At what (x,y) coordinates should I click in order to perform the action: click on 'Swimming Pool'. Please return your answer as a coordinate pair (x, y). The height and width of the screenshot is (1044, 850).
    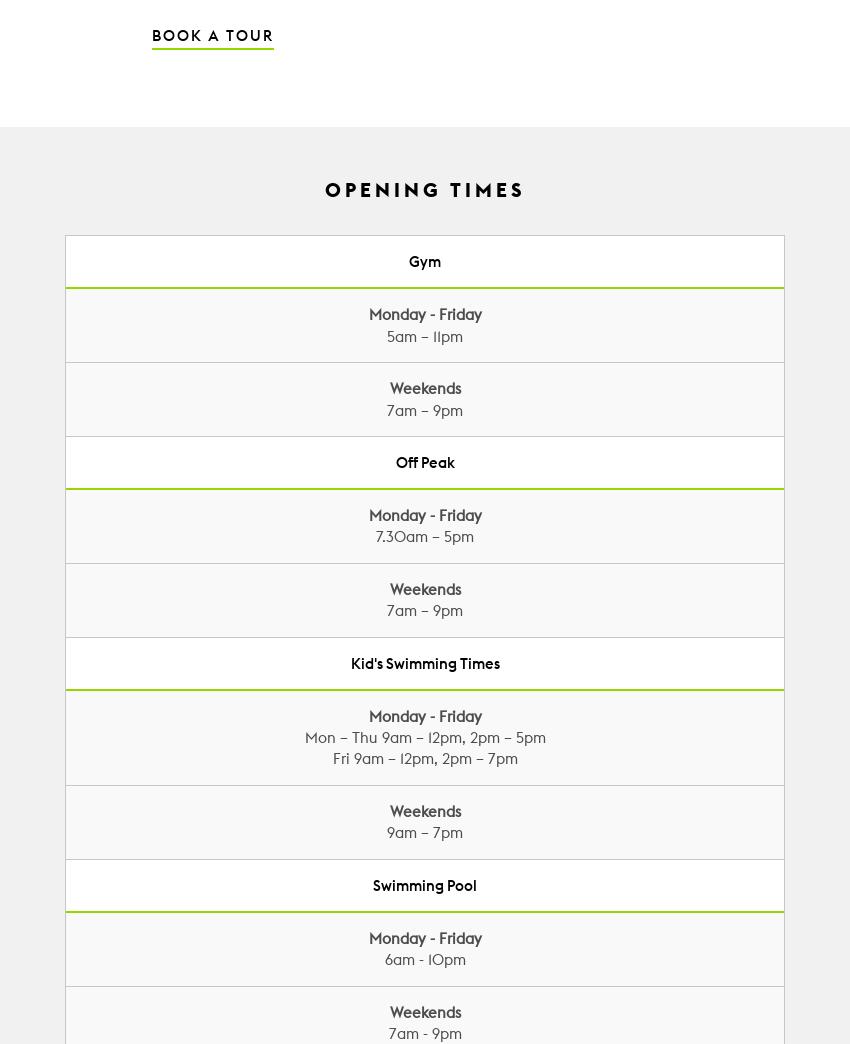
    Looking at the image, I should click on (425, 884).